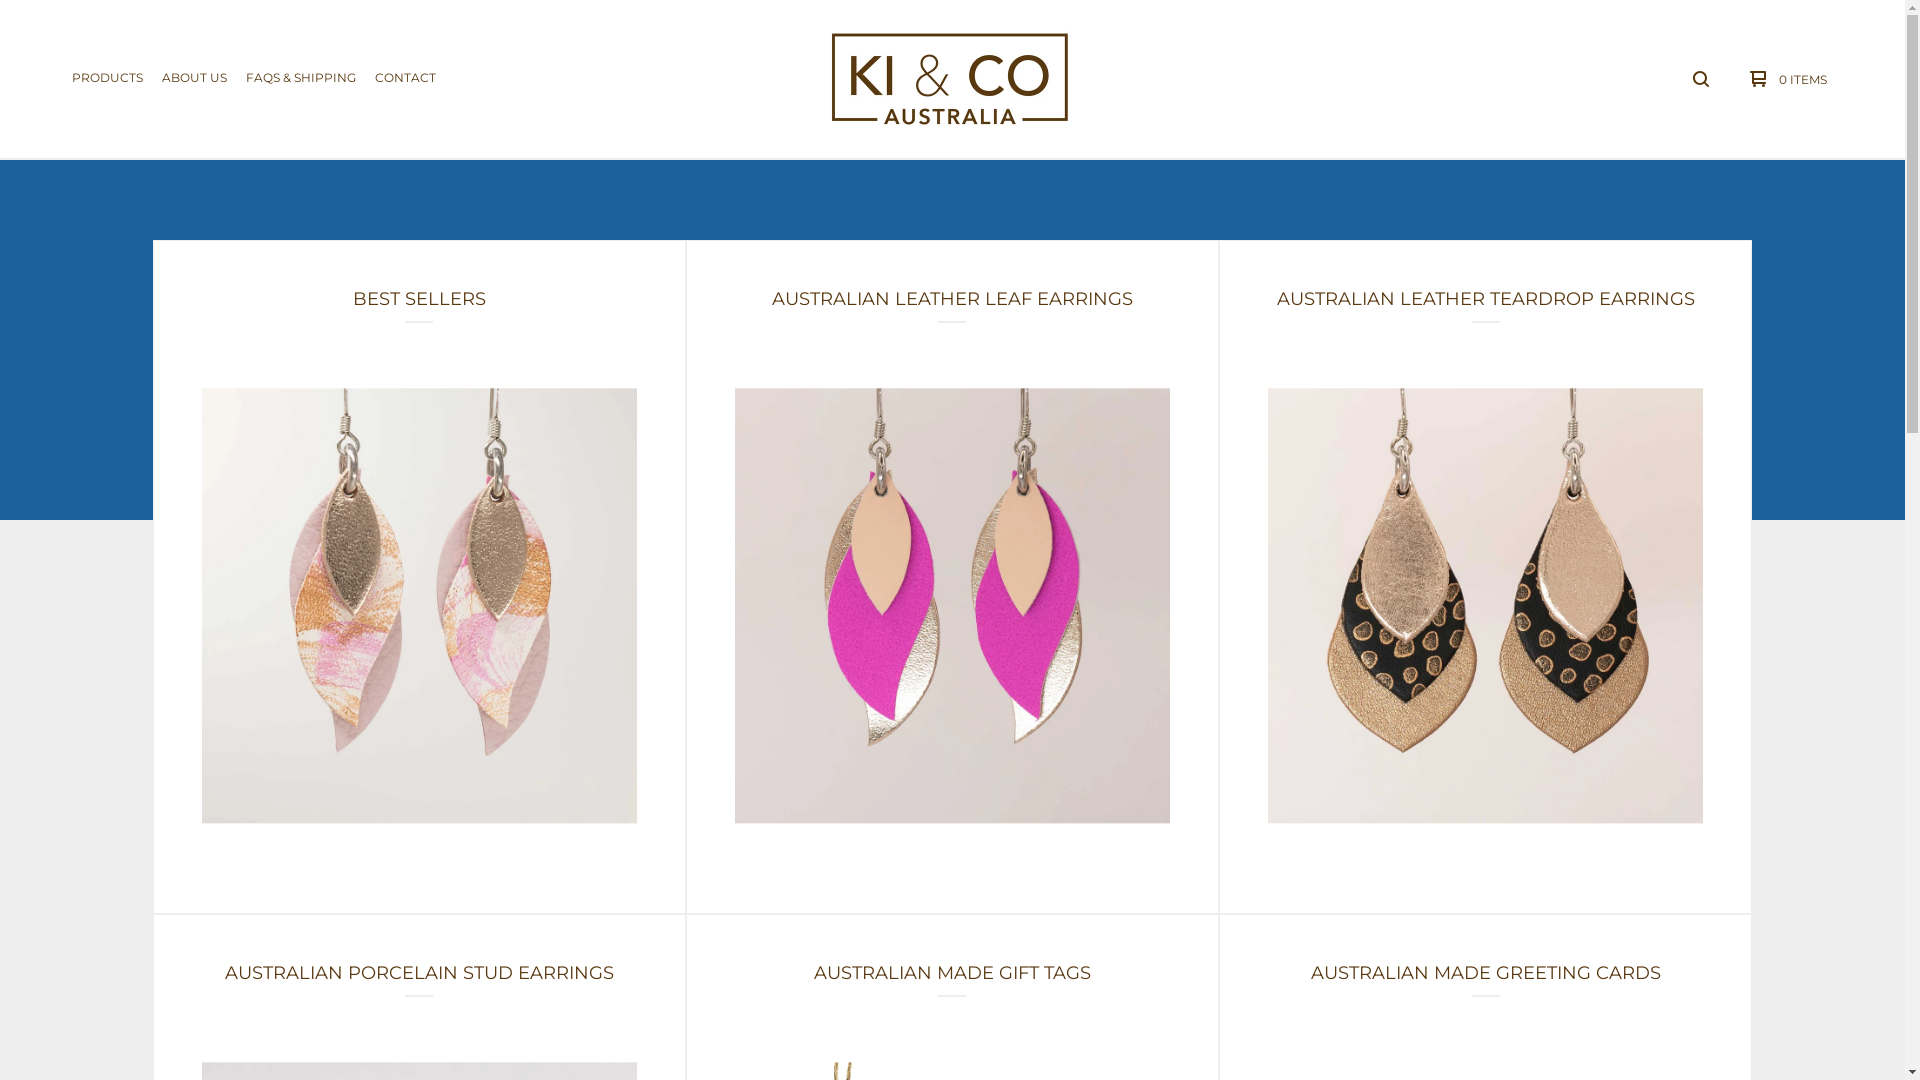  What do you see at coordinates (951, 577) in the screenshot?
I see `'AUSTRALIAN LEATHER LEAF EARRINGS'` at bounding box center [951, 577].